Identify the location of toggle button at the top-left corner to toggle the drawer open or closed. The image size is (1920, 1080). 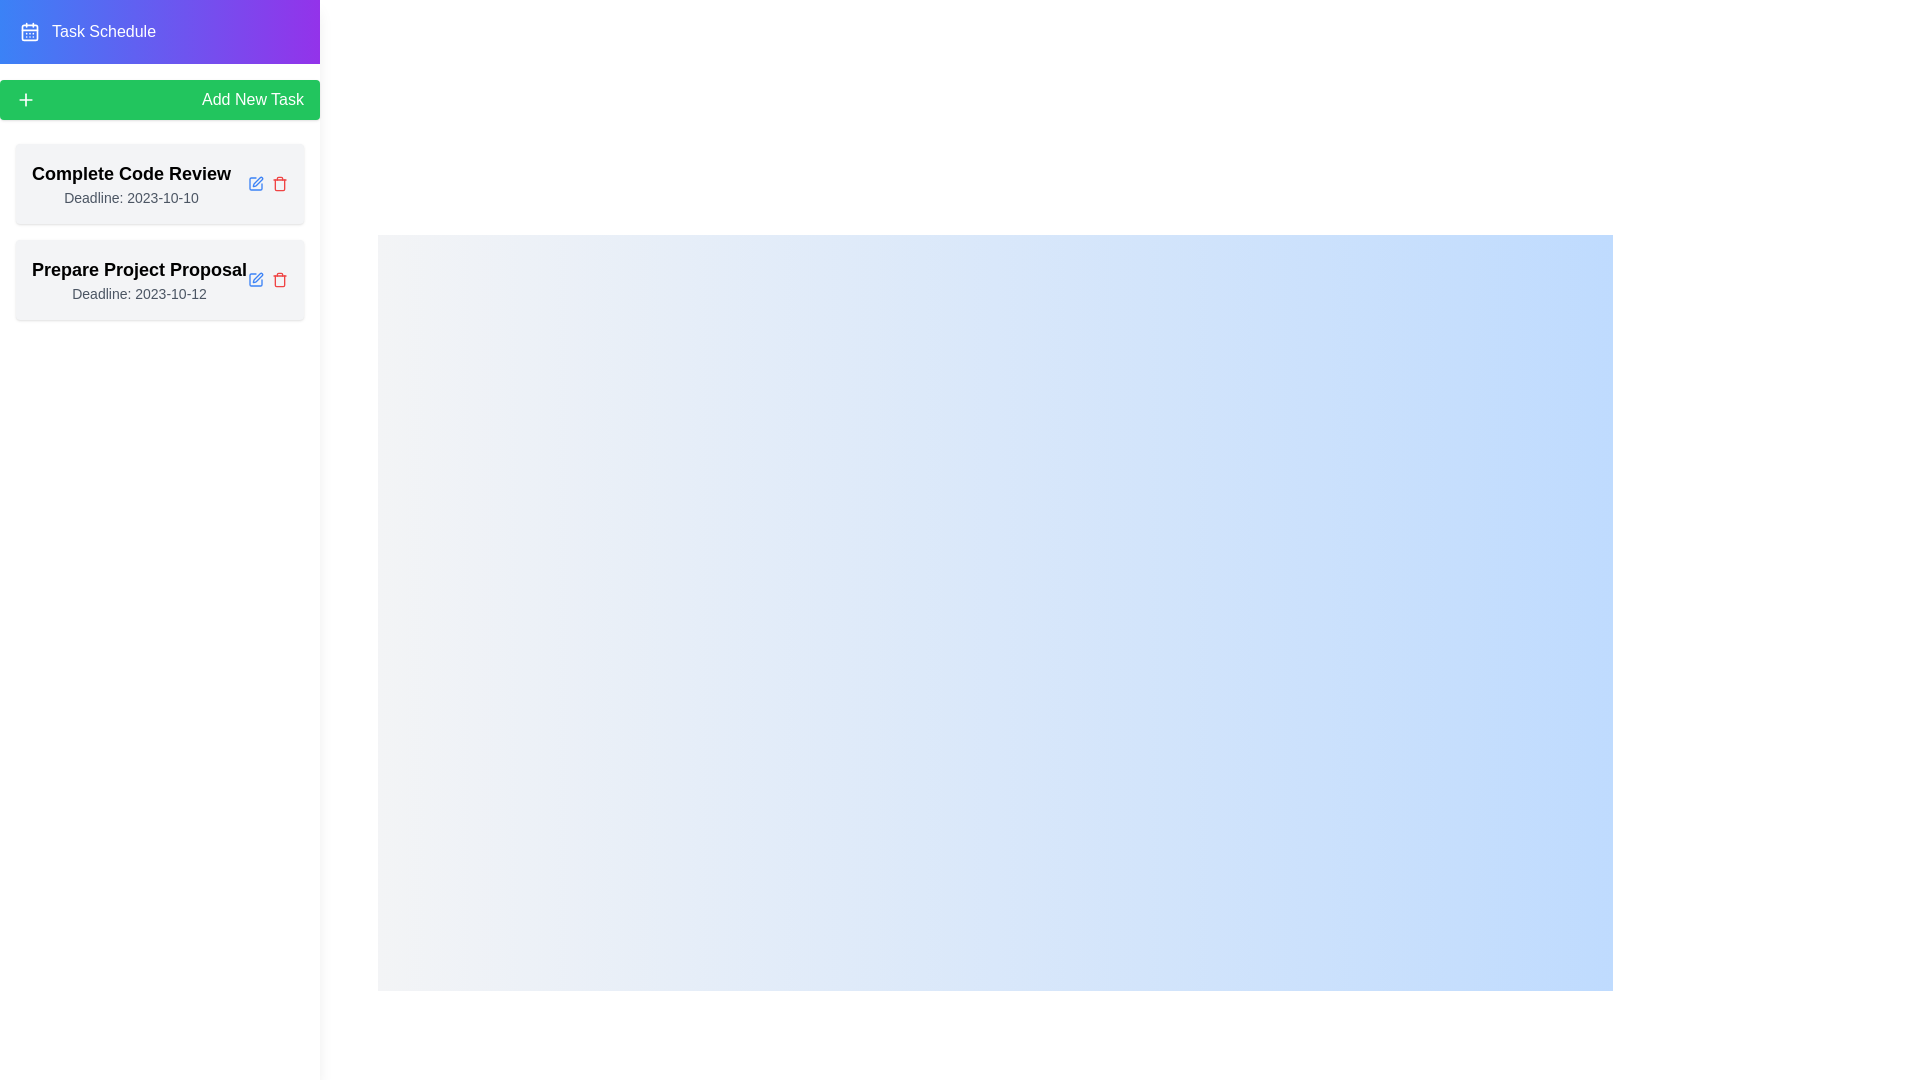
(46, 45).